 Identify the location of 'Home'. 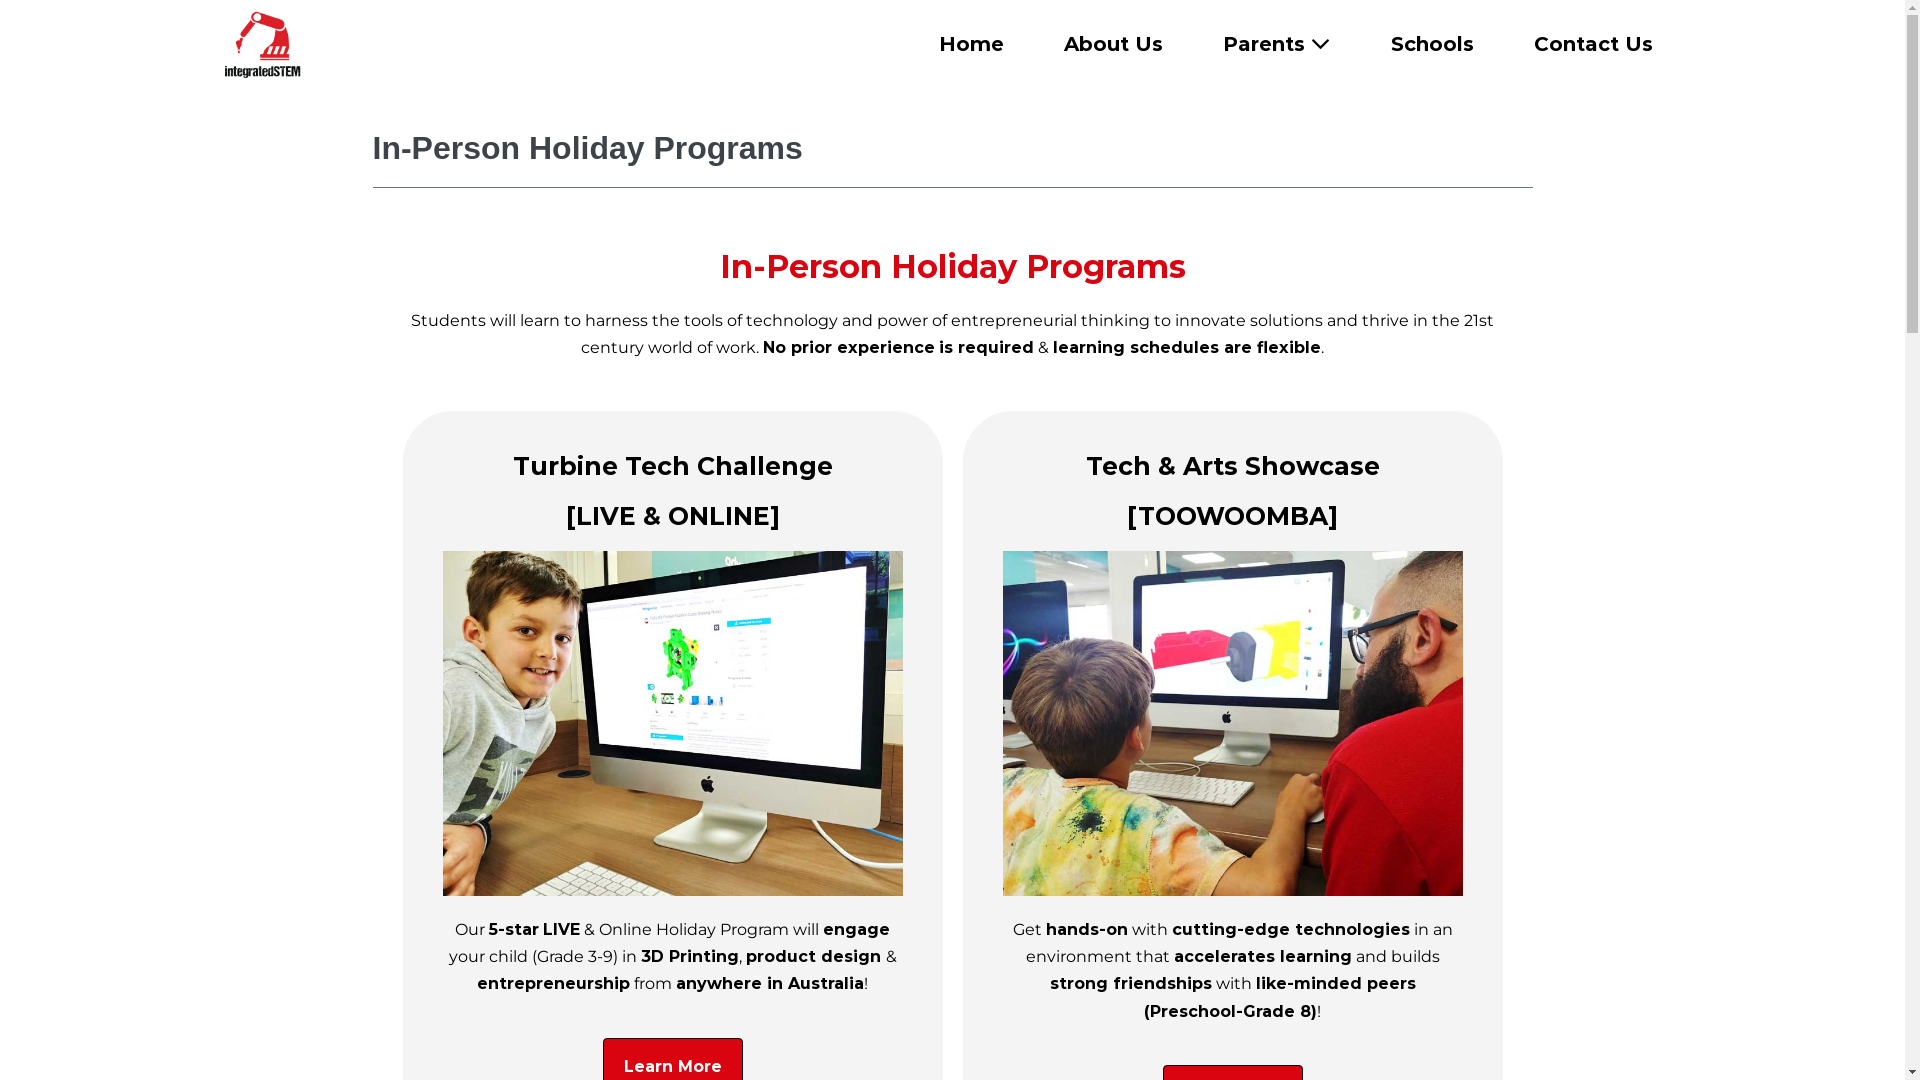
(970, 43).